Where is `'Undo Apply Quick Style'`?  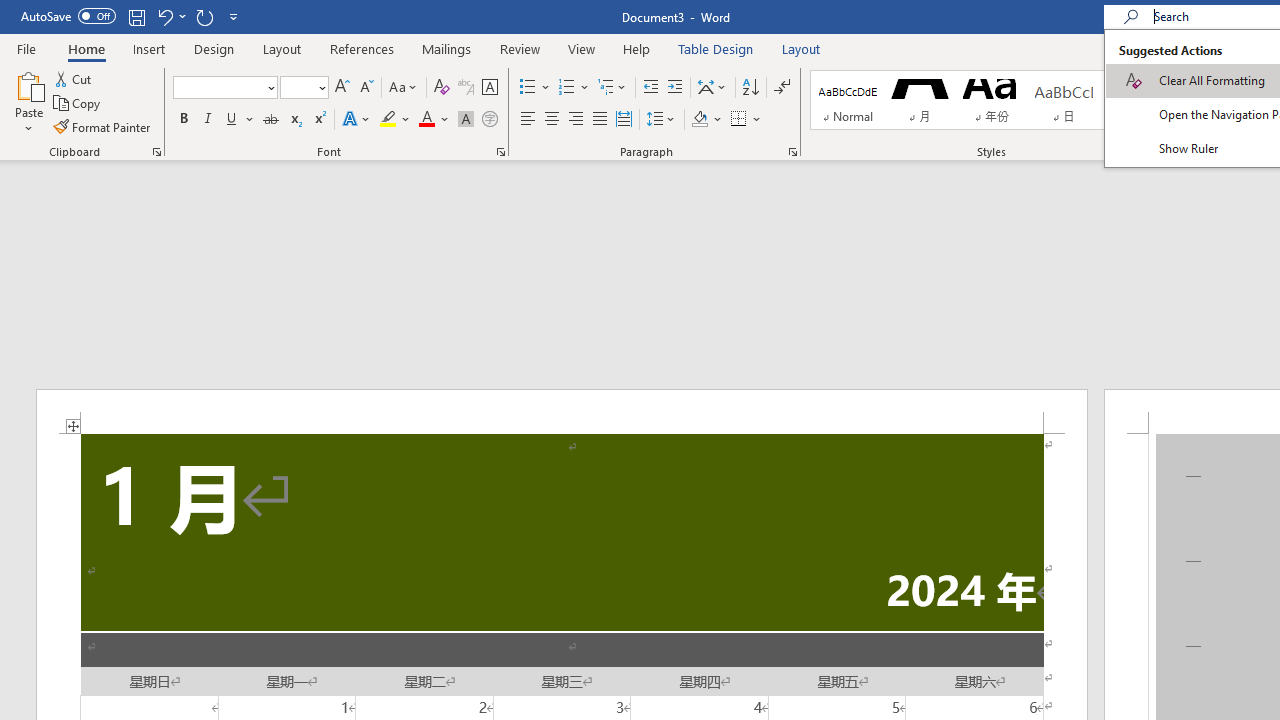
'Undo Apply Quick Style' is located at coordinates (170, 16).